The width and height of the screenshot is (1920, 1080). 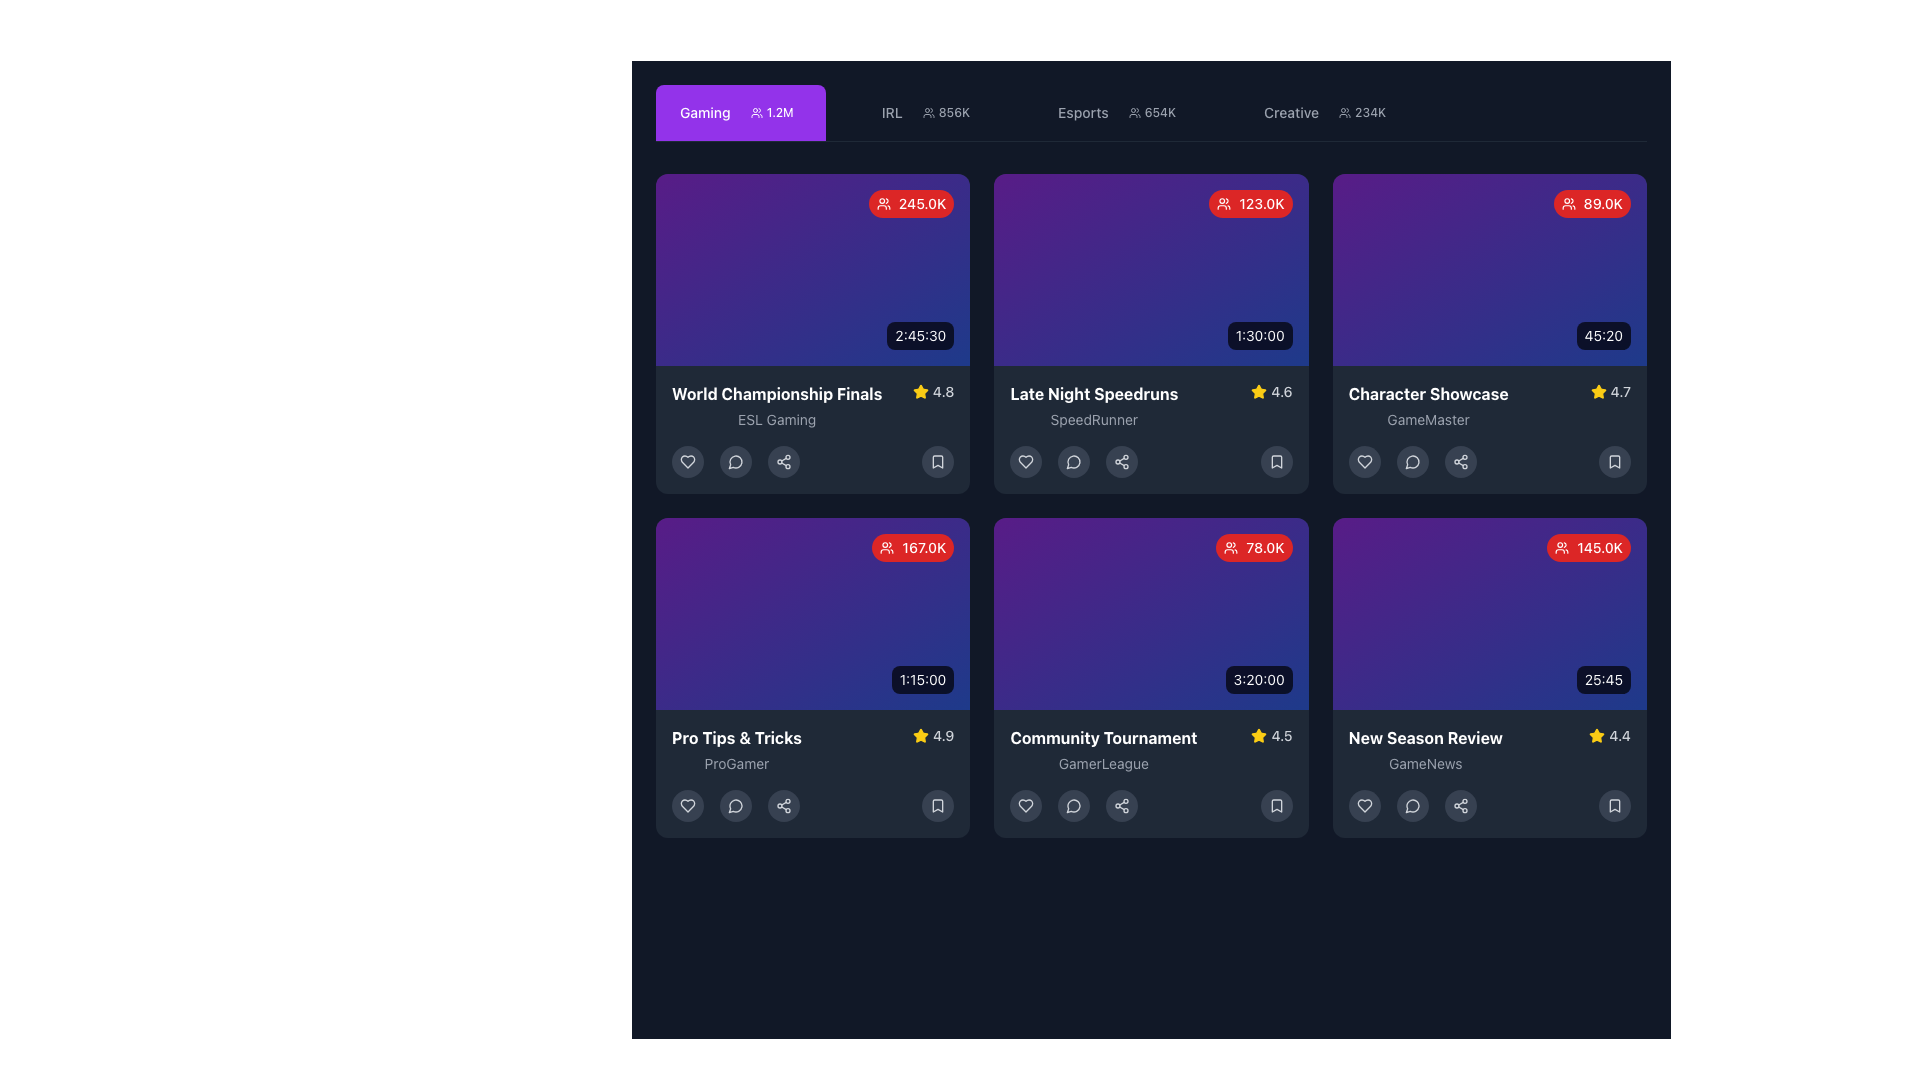 What do you see at coordinates (919, 334) in the screenshot?
I see `the black rectangular label displaying '2:45:30' located at the bottom-right corner of the first card in a grid of six cards` at bounding box center [919, 334].